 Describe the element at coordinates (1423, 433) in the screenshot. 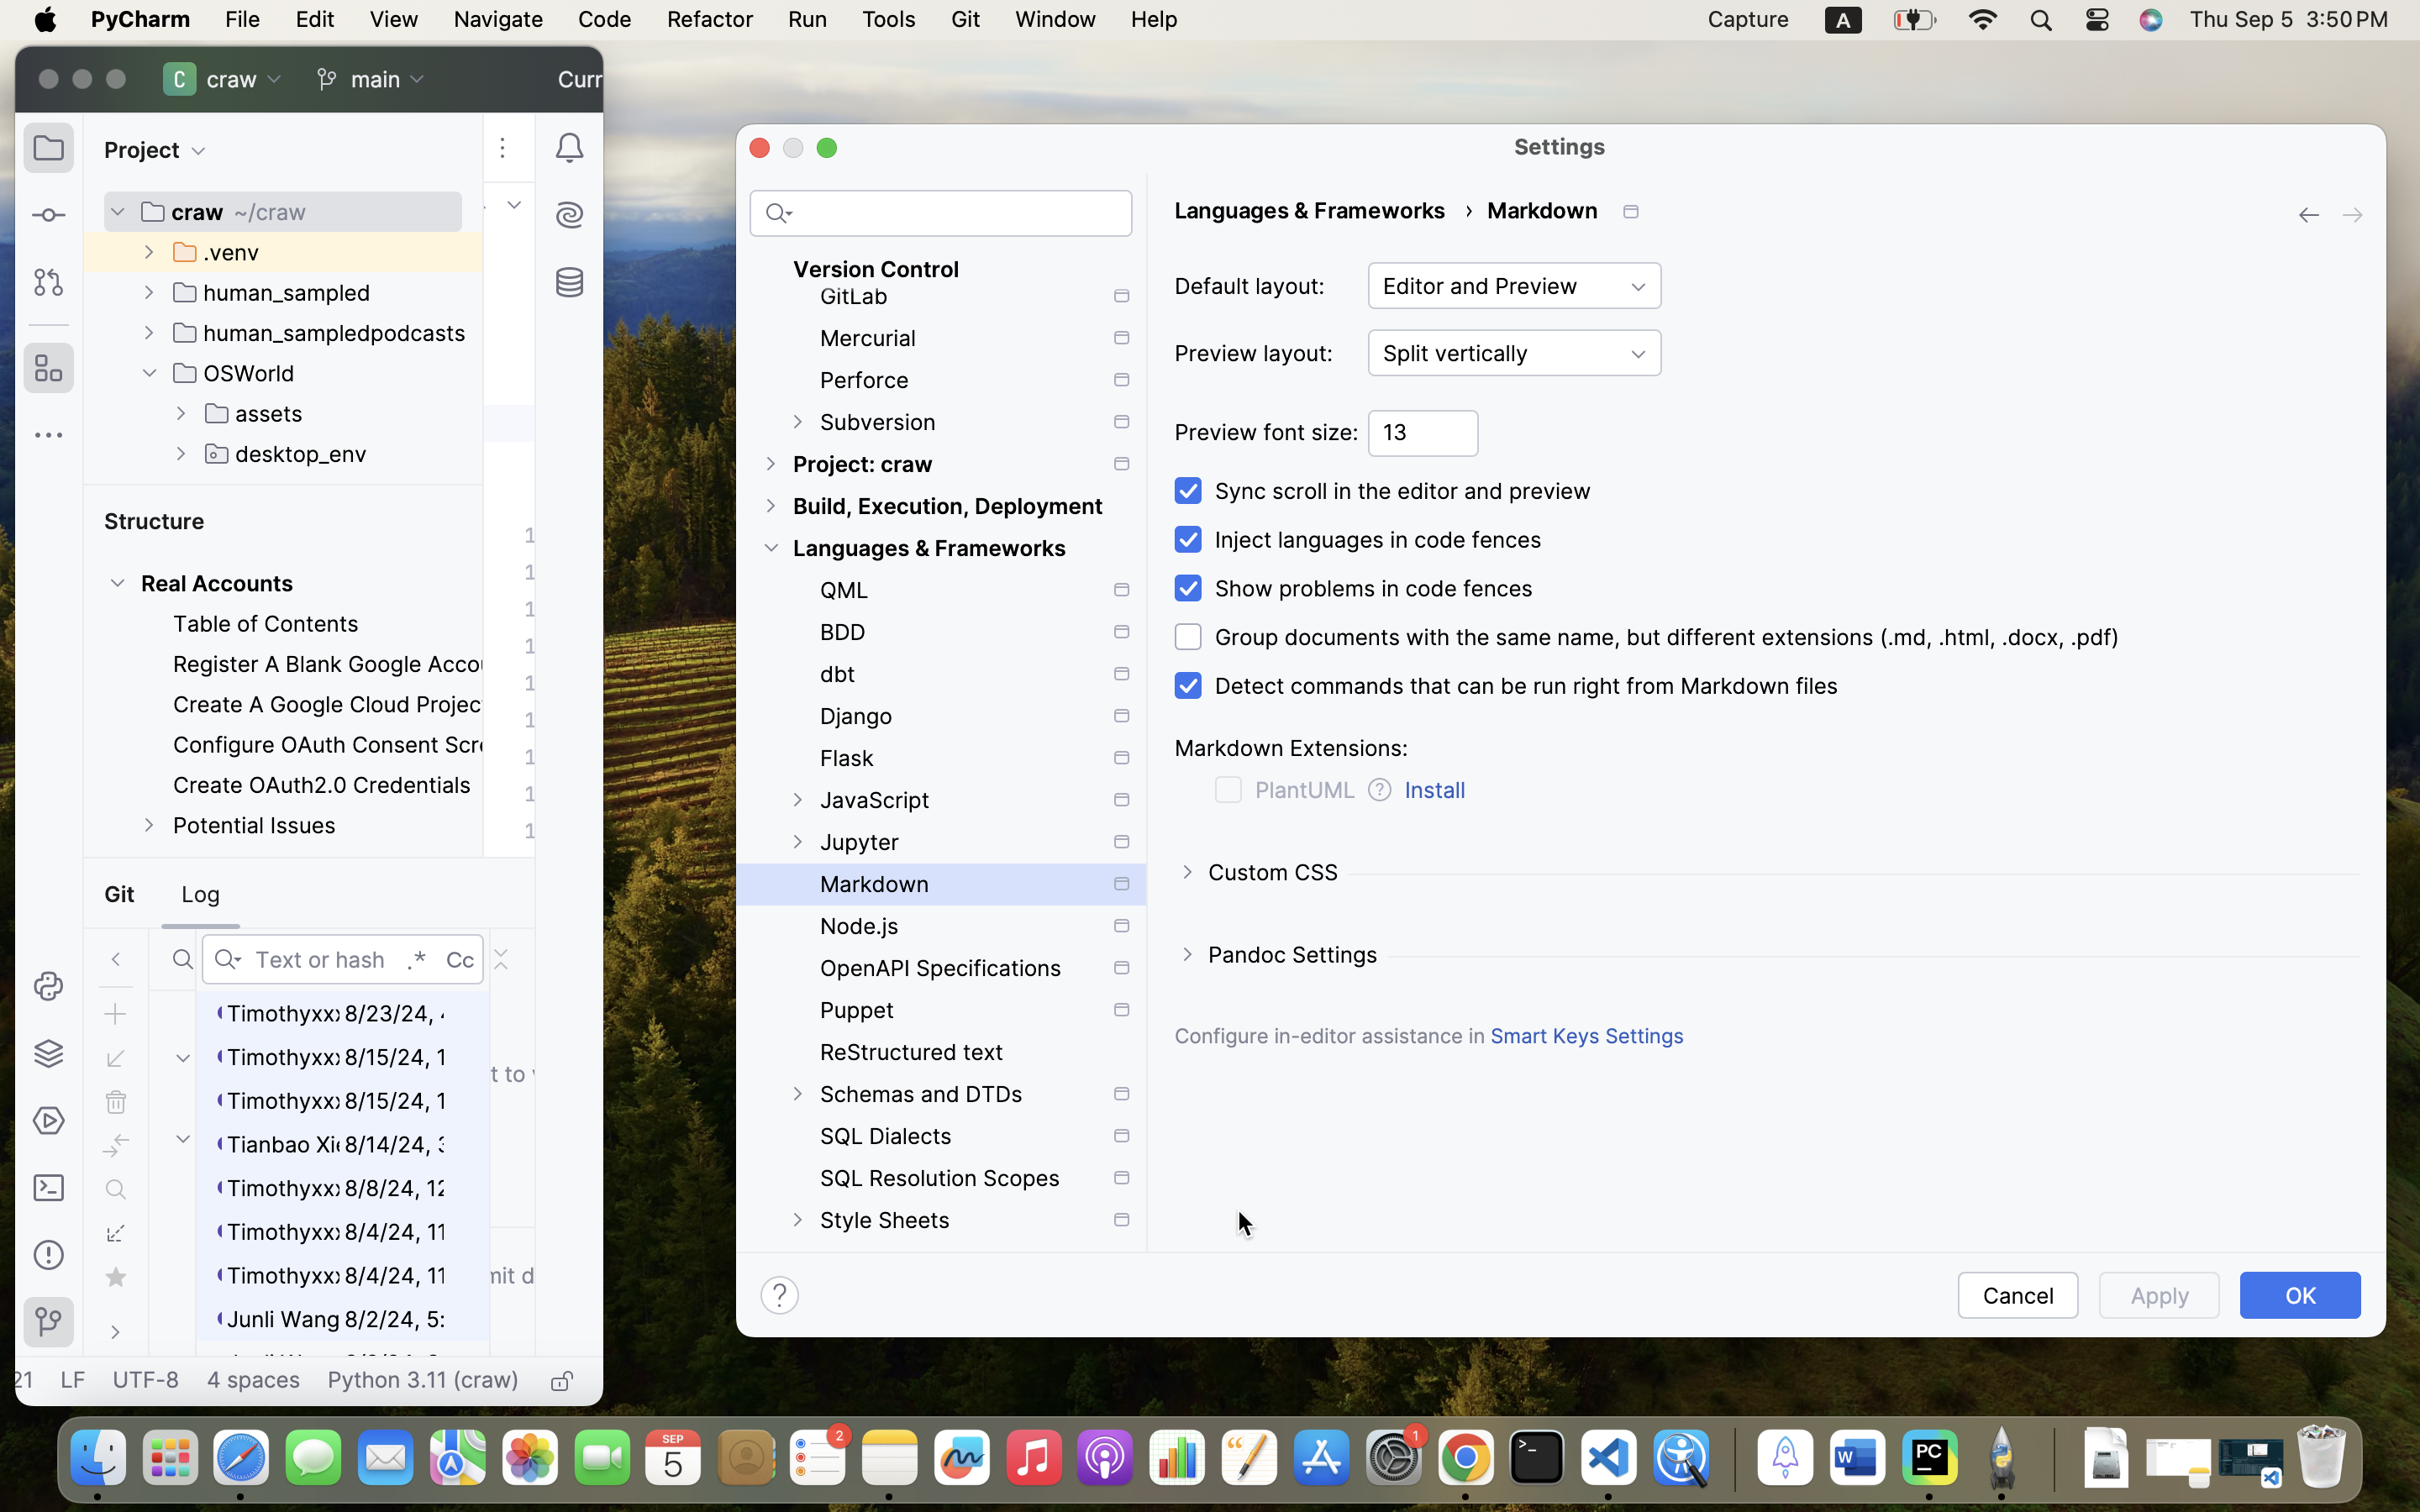

I see `'13'` at that location.